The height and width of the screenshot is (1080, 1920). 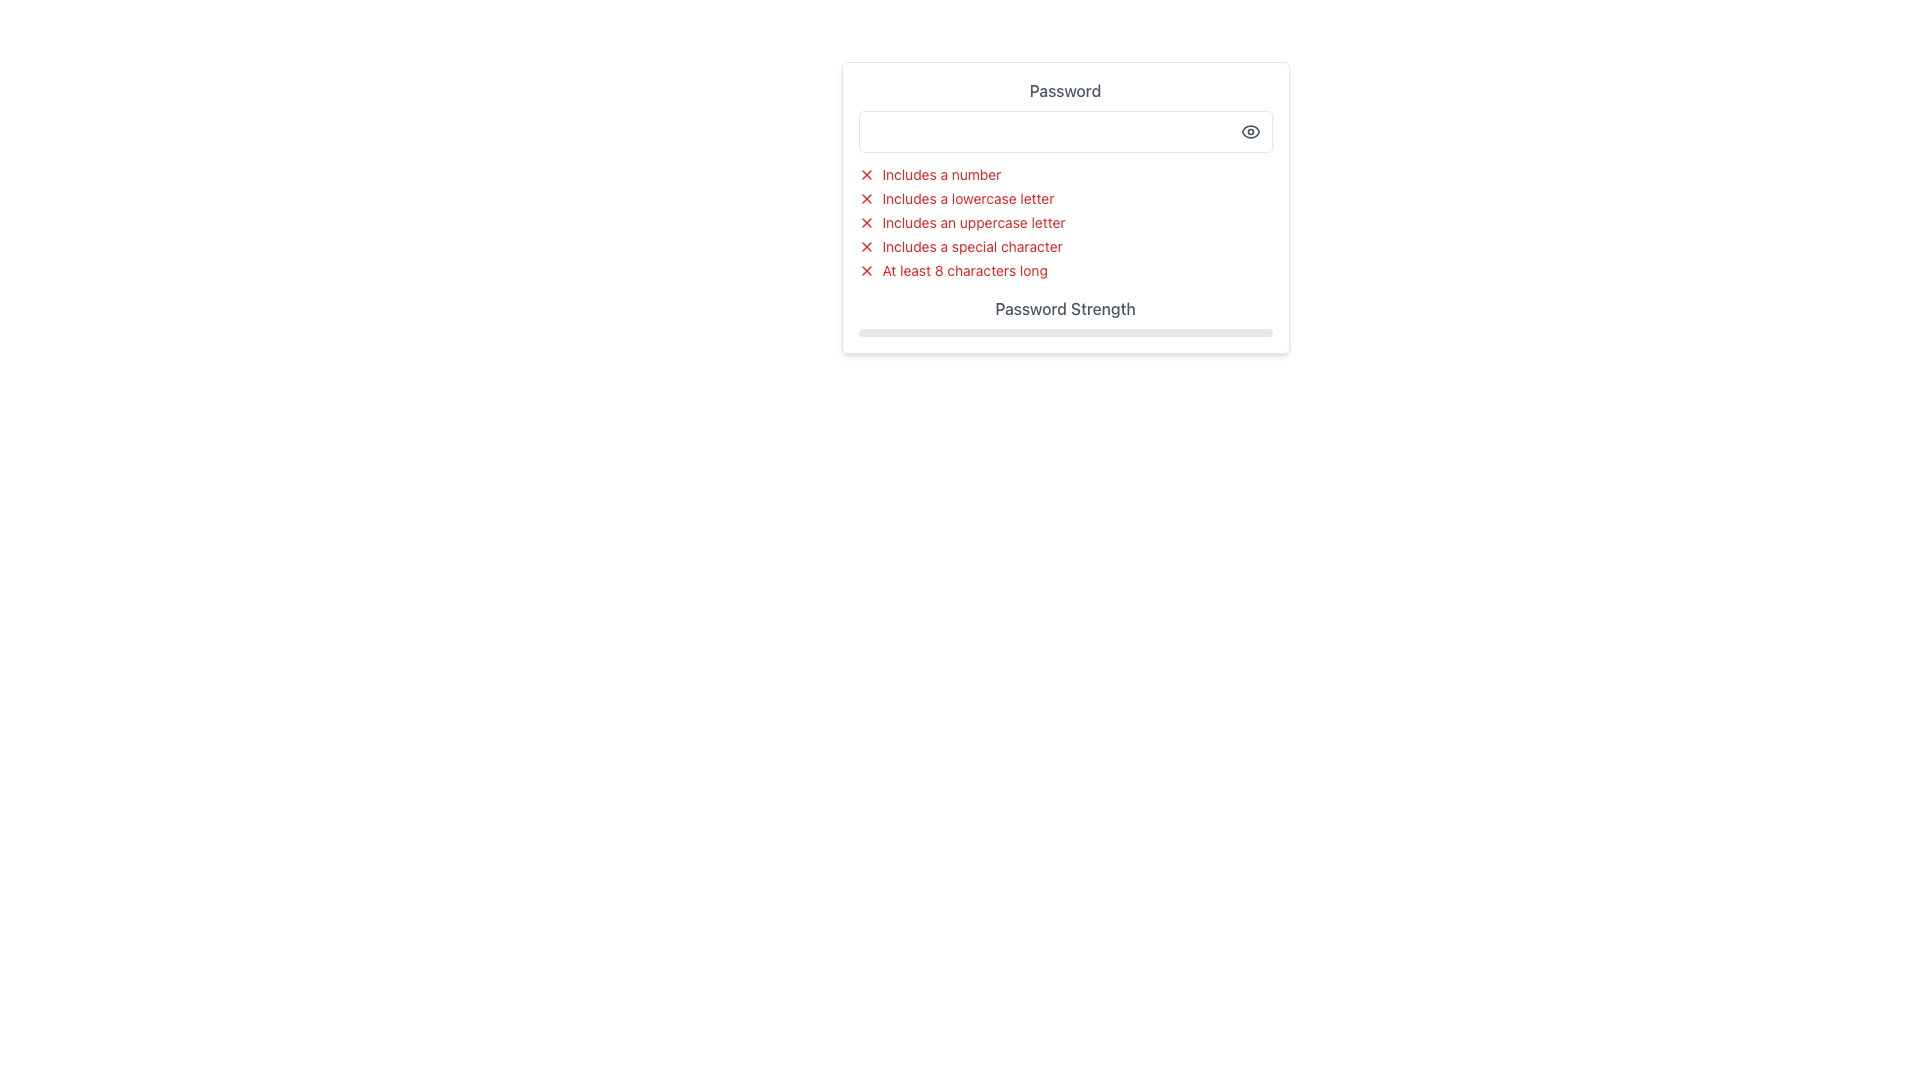 I want to click on the eye-shaped icon button located on the far-right side of the 'Password' input field, so click(x=1249, y=131).